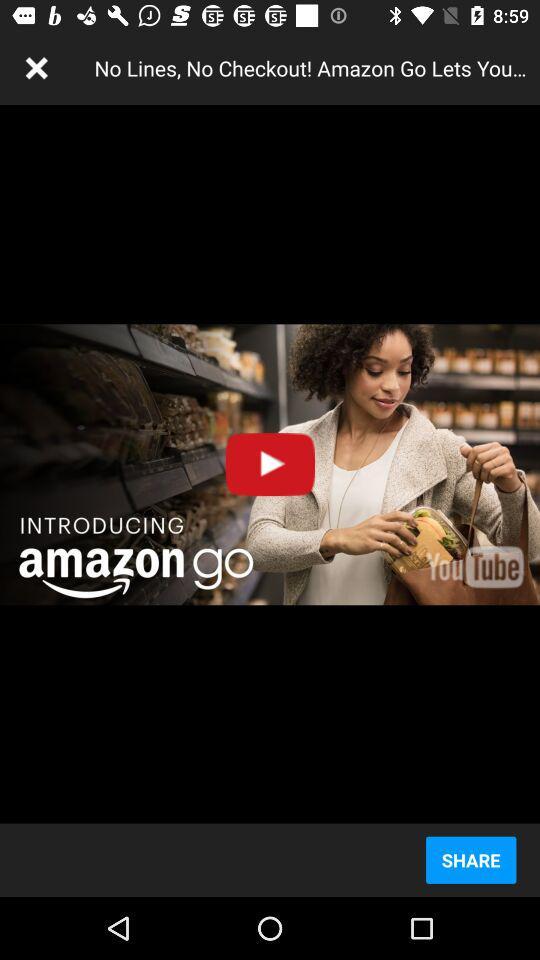 The width and height of the screenshot is (540, 960). What do you see at coordinates (36, 68) in the screenshot?
I see `icon next to the no lines no item` at bounding box center [36, 68].